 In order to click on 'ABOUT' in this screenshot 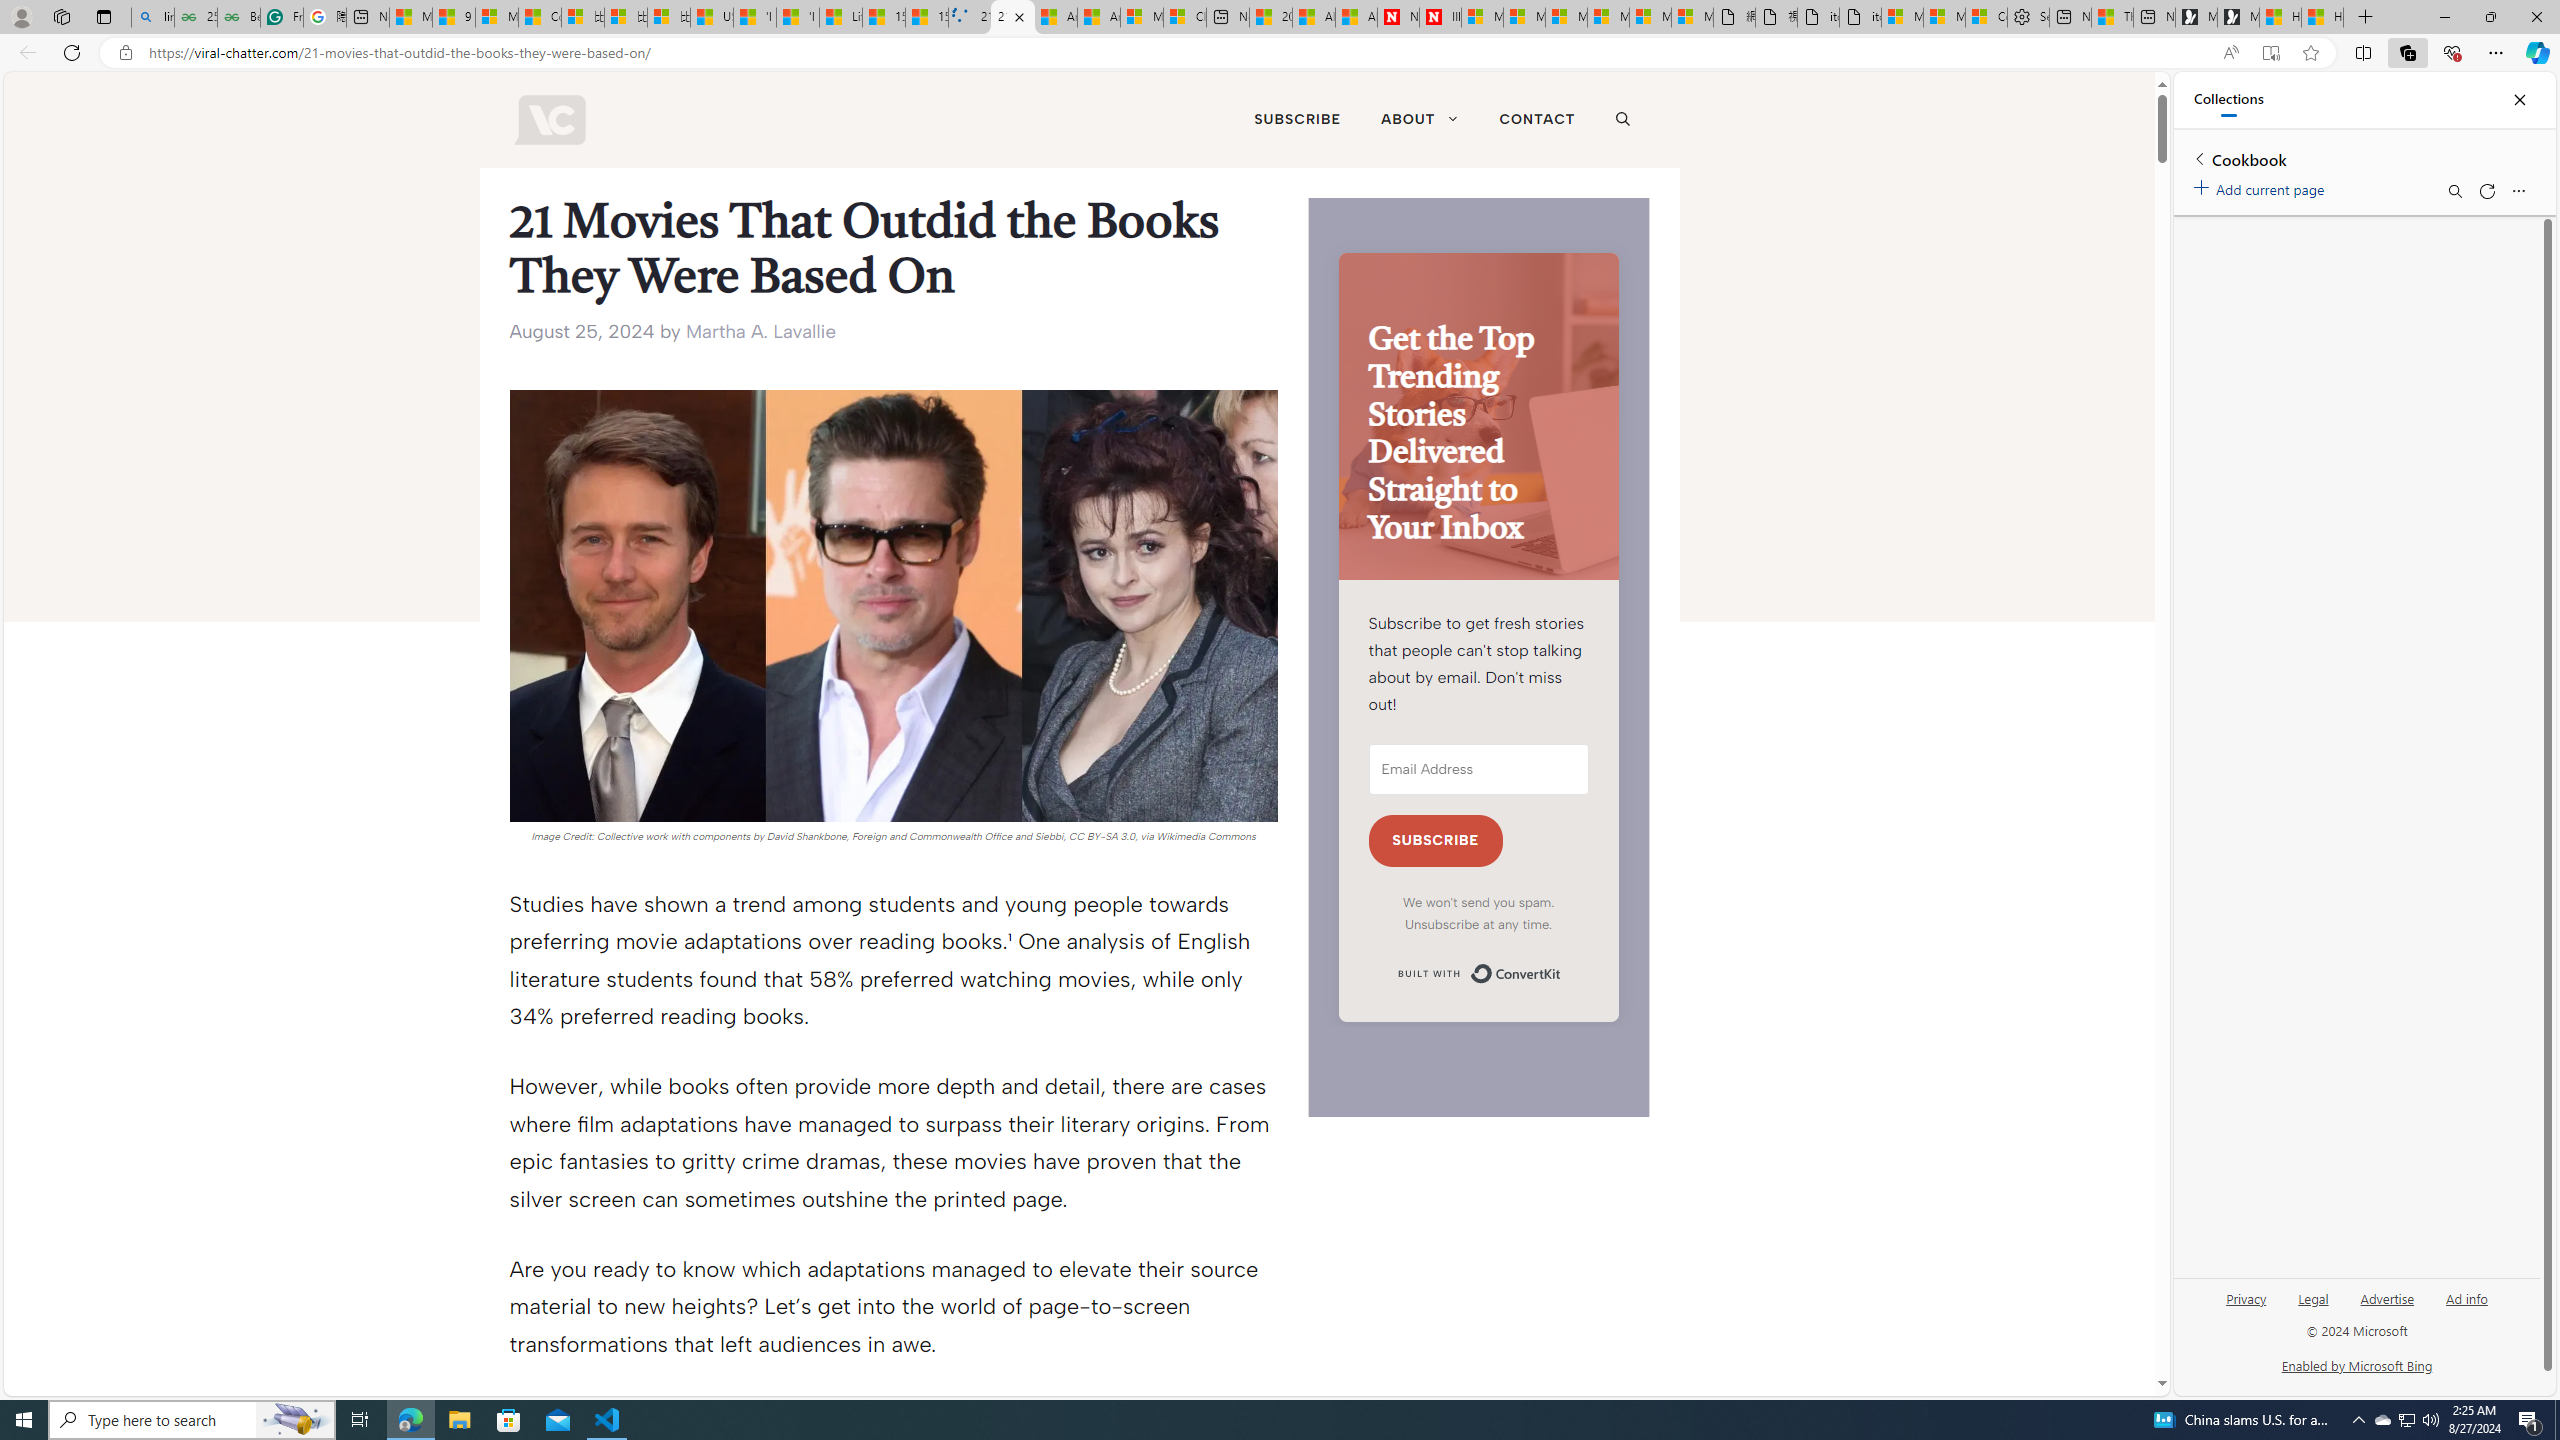, I will do `click(1418, 118)`.